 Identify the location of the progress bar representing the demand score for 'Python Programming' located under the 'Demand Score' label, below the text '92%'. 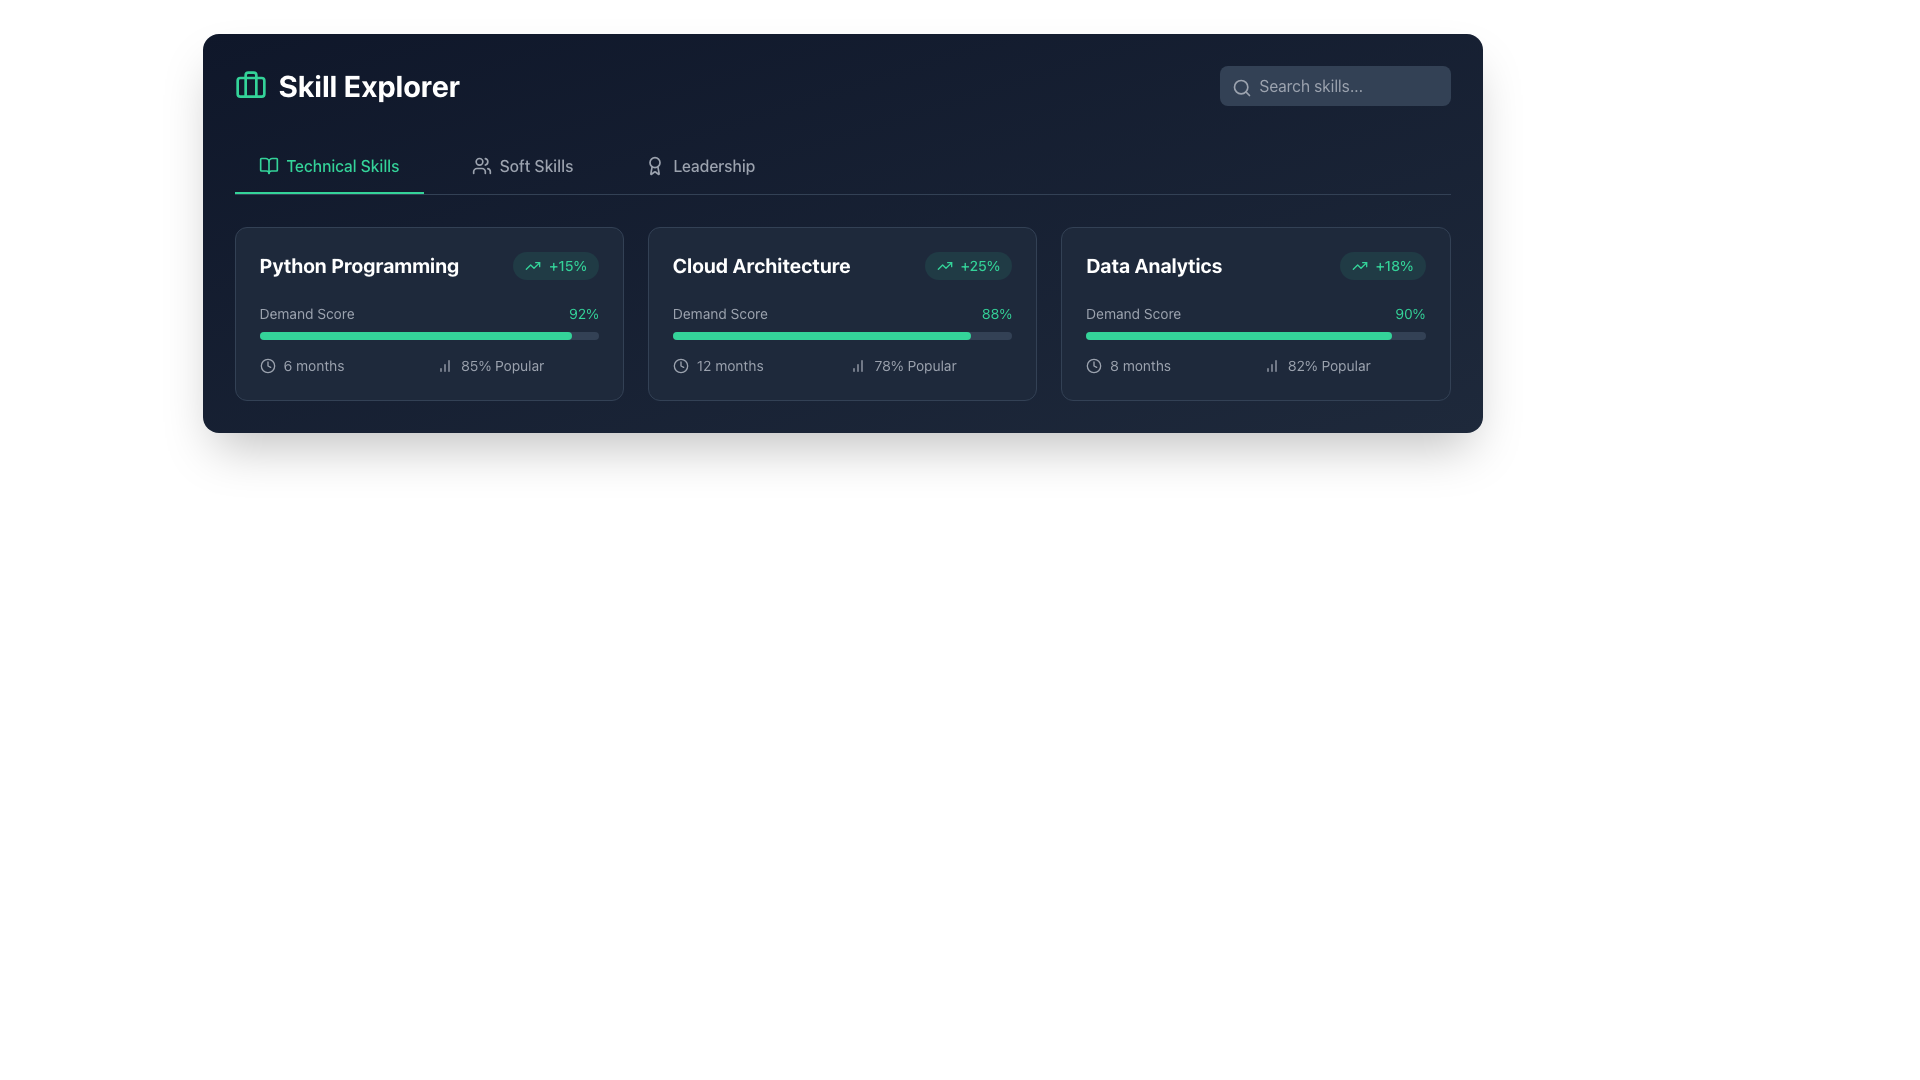
(428, 334).